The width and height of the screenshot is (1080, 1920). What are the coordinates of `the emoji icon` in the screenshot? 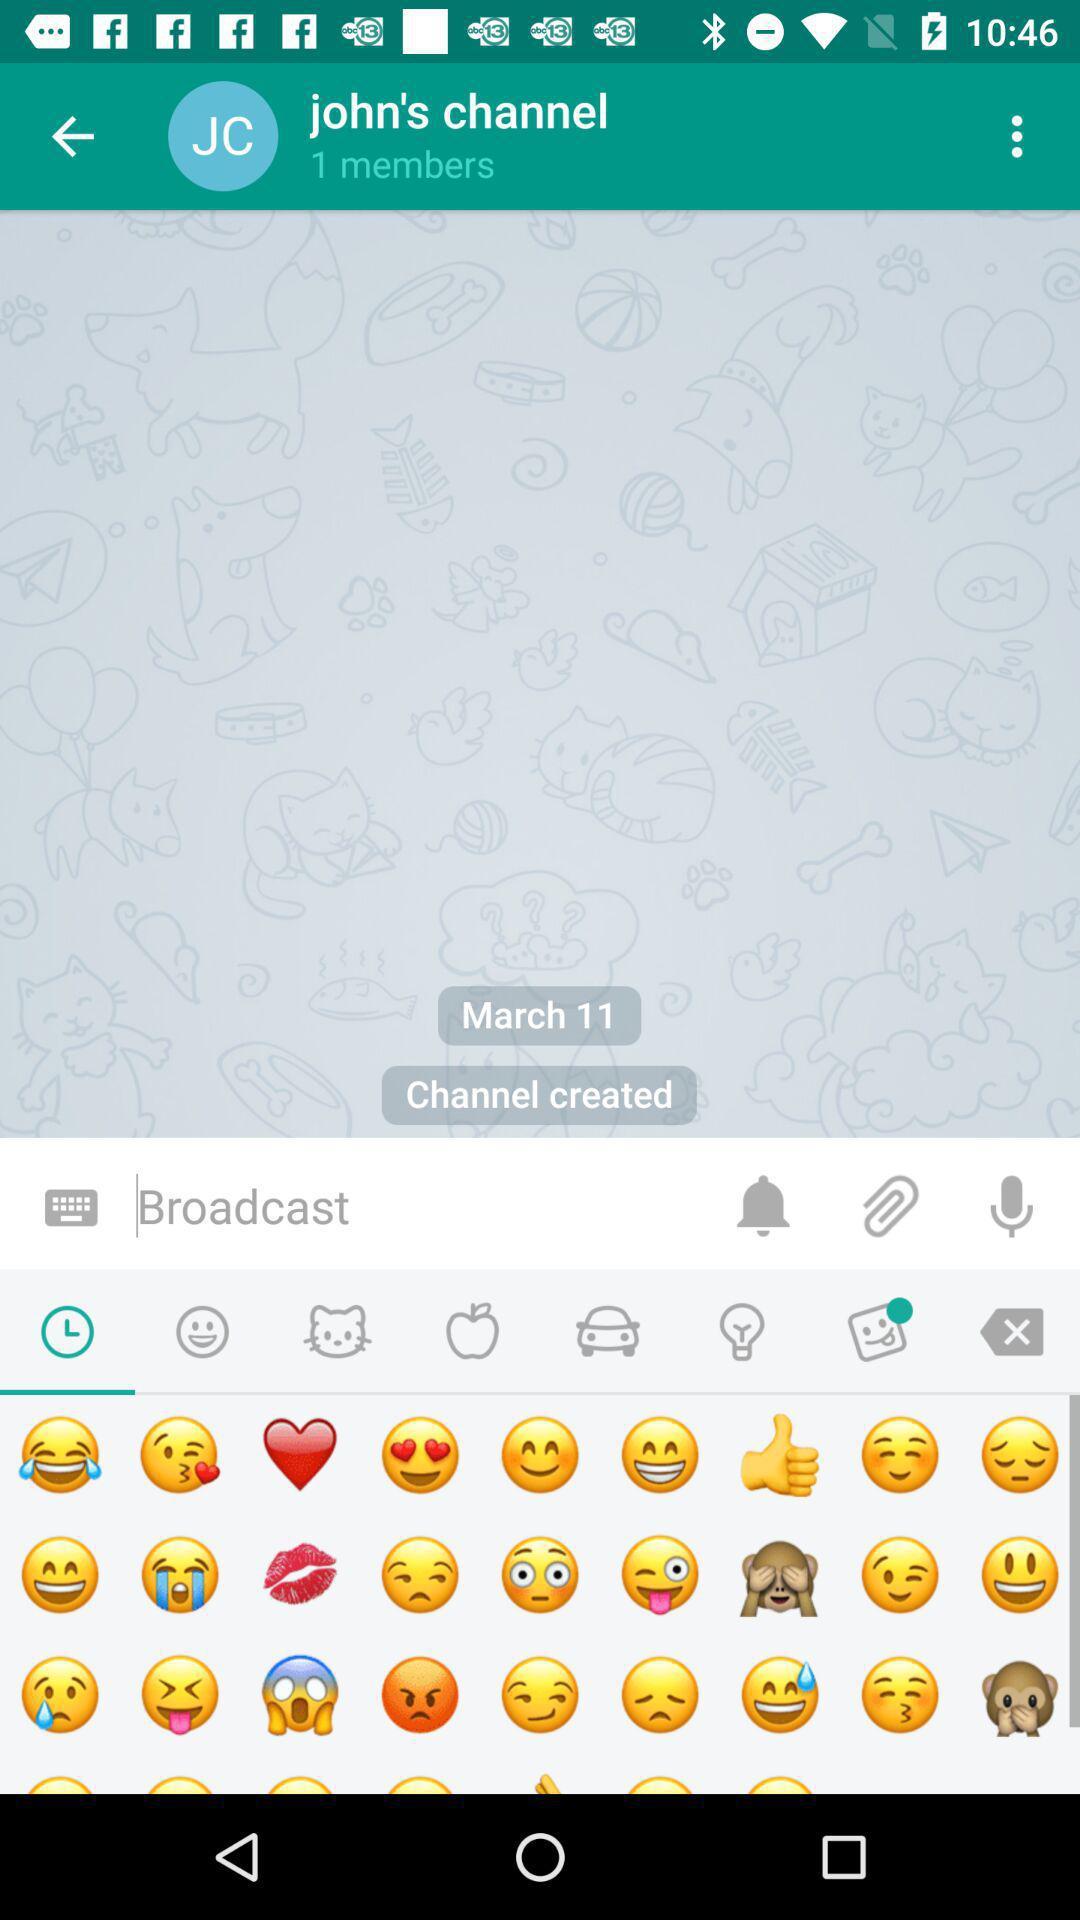 It's located at (659, 1573).